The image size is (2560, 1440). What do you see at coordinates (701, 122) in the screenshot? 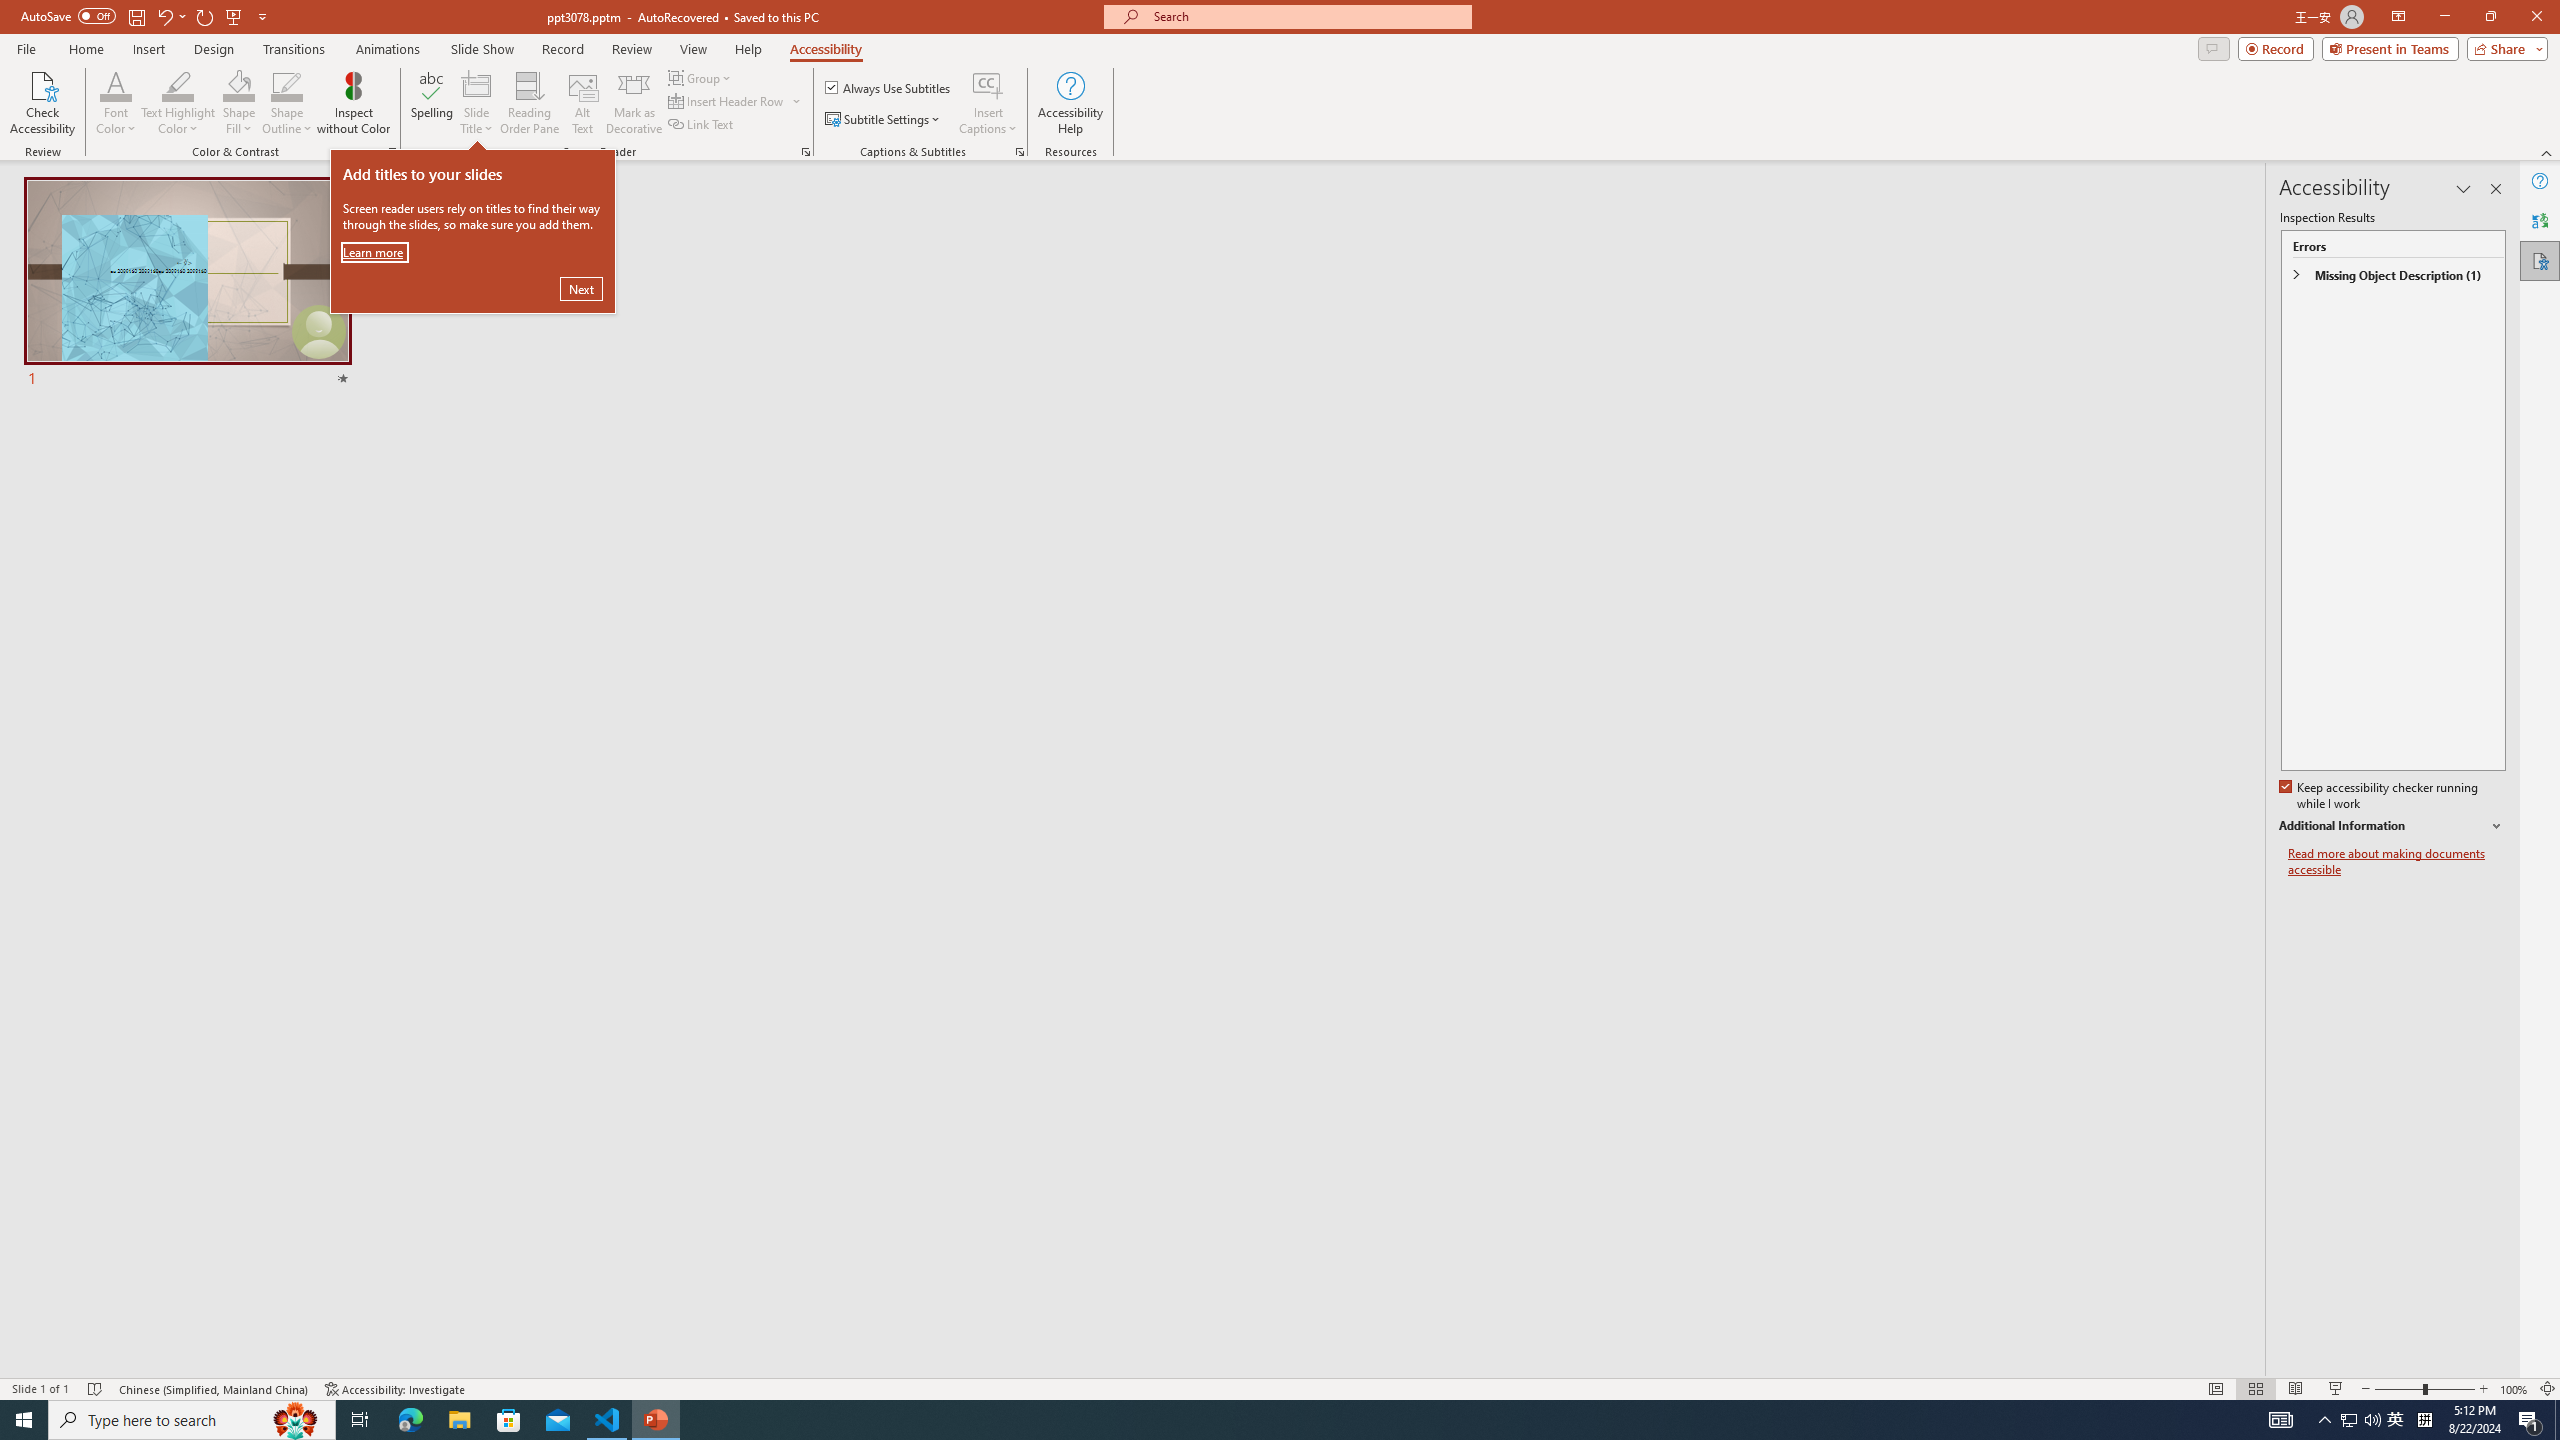
I see `'Link Text'` at bounding box center [701, 122].